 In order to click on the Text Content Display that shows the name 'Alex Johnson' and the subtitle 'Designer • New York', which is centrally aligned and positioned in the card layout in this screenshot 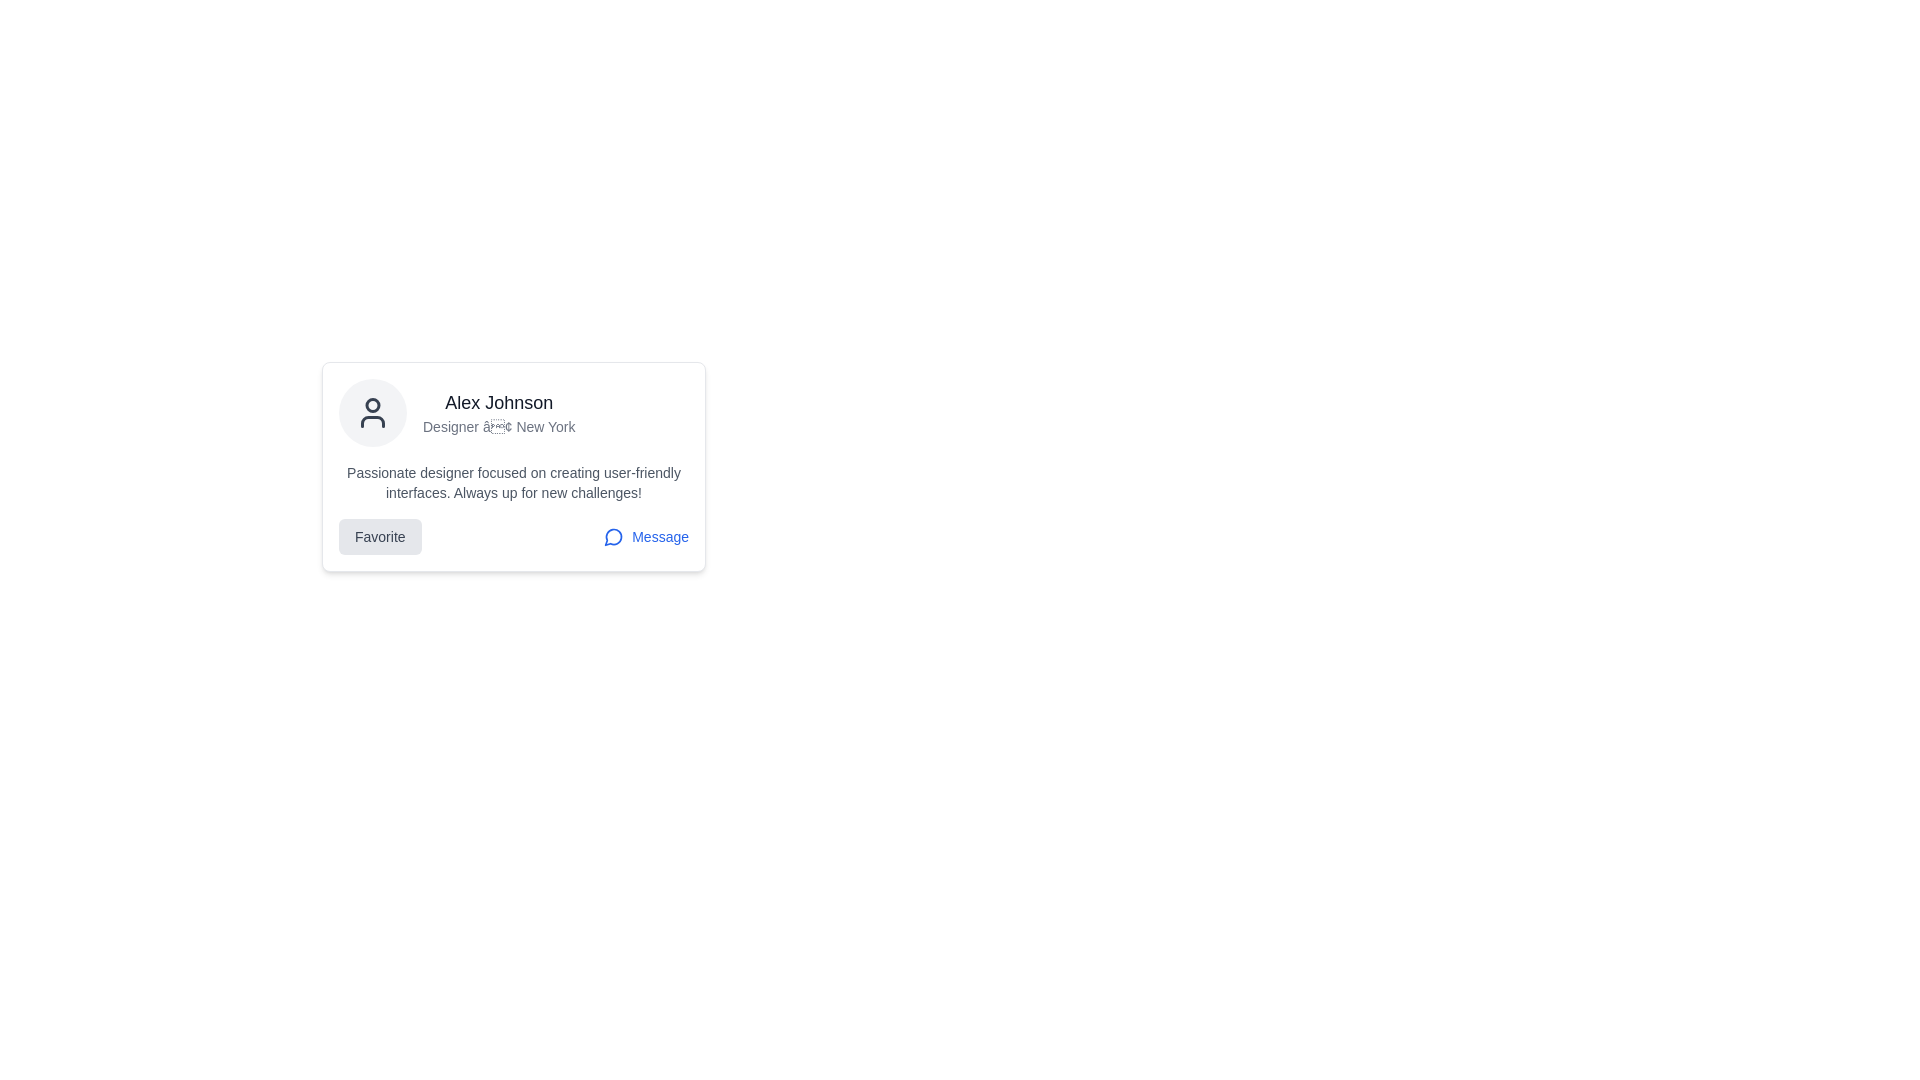, I will do `click(499, 411)`.